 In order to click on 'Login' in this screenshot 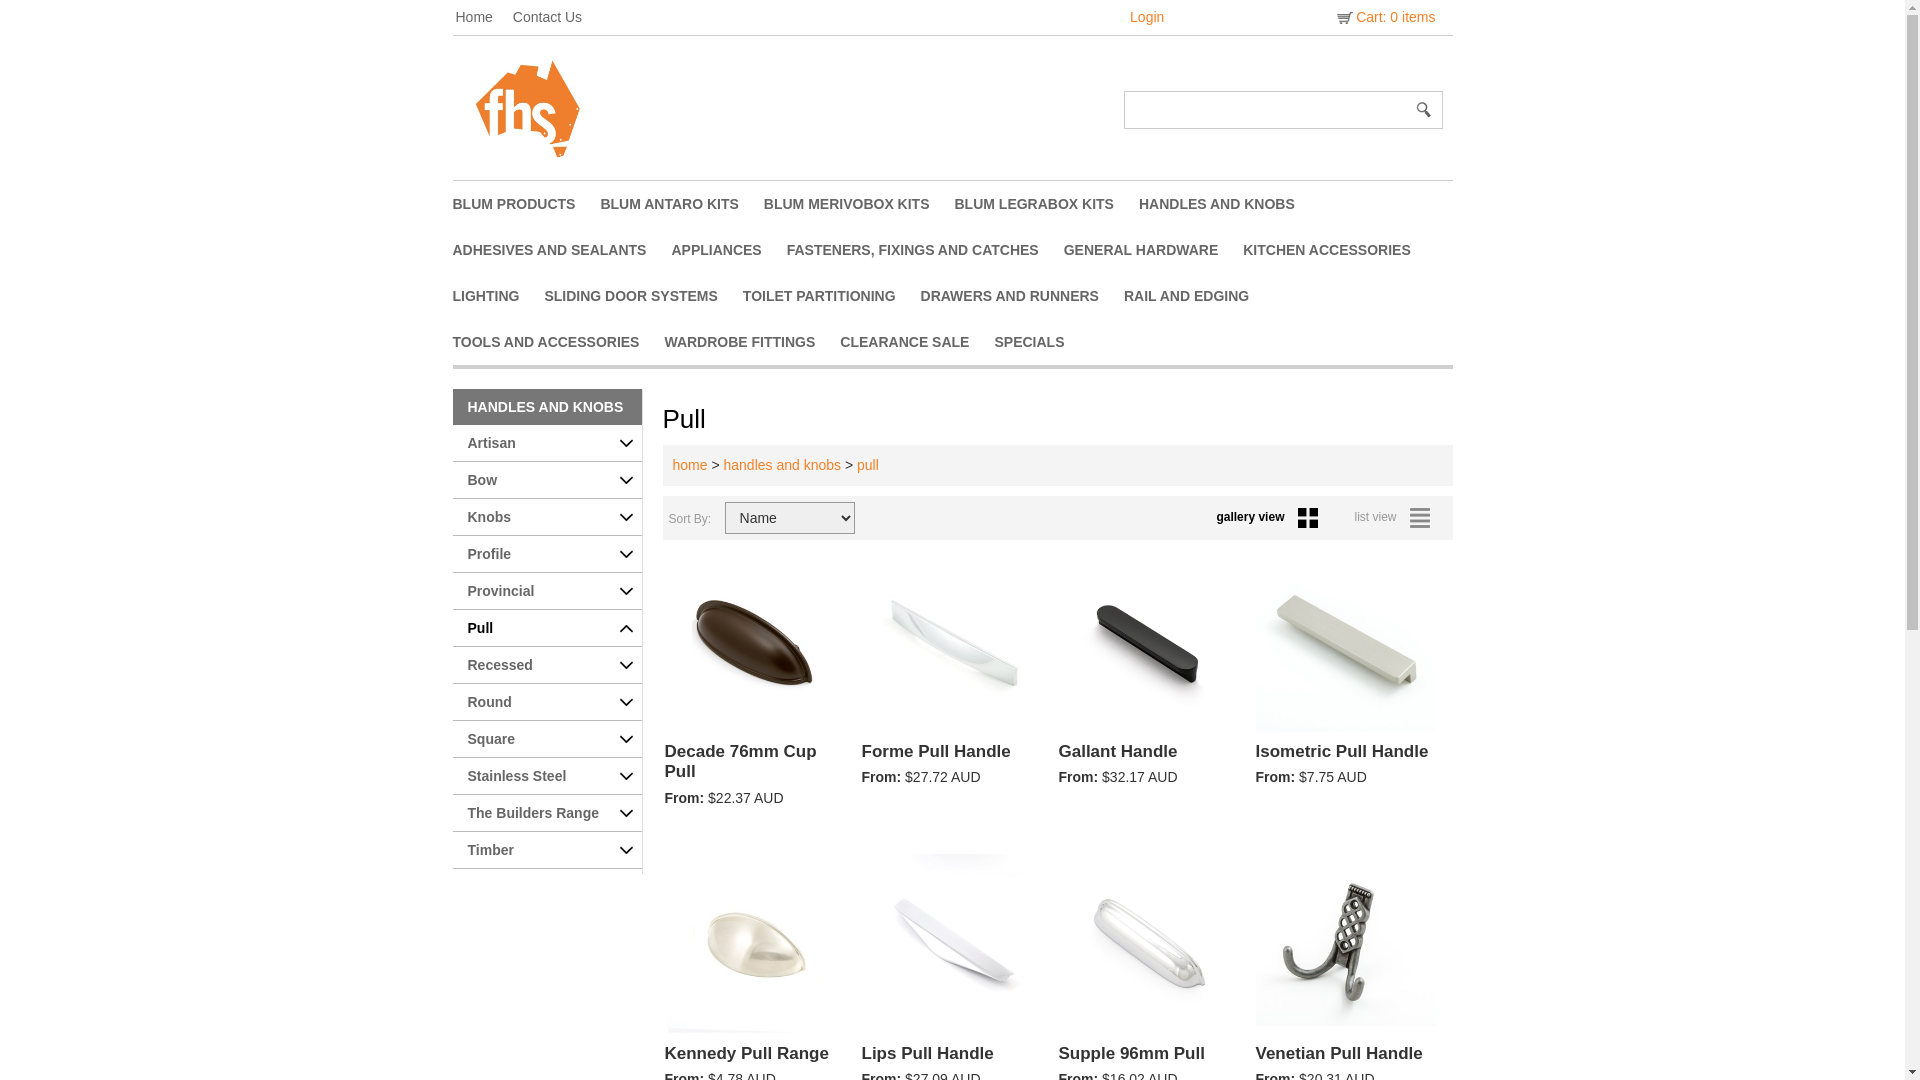, I will do `click(1147, 16)`.